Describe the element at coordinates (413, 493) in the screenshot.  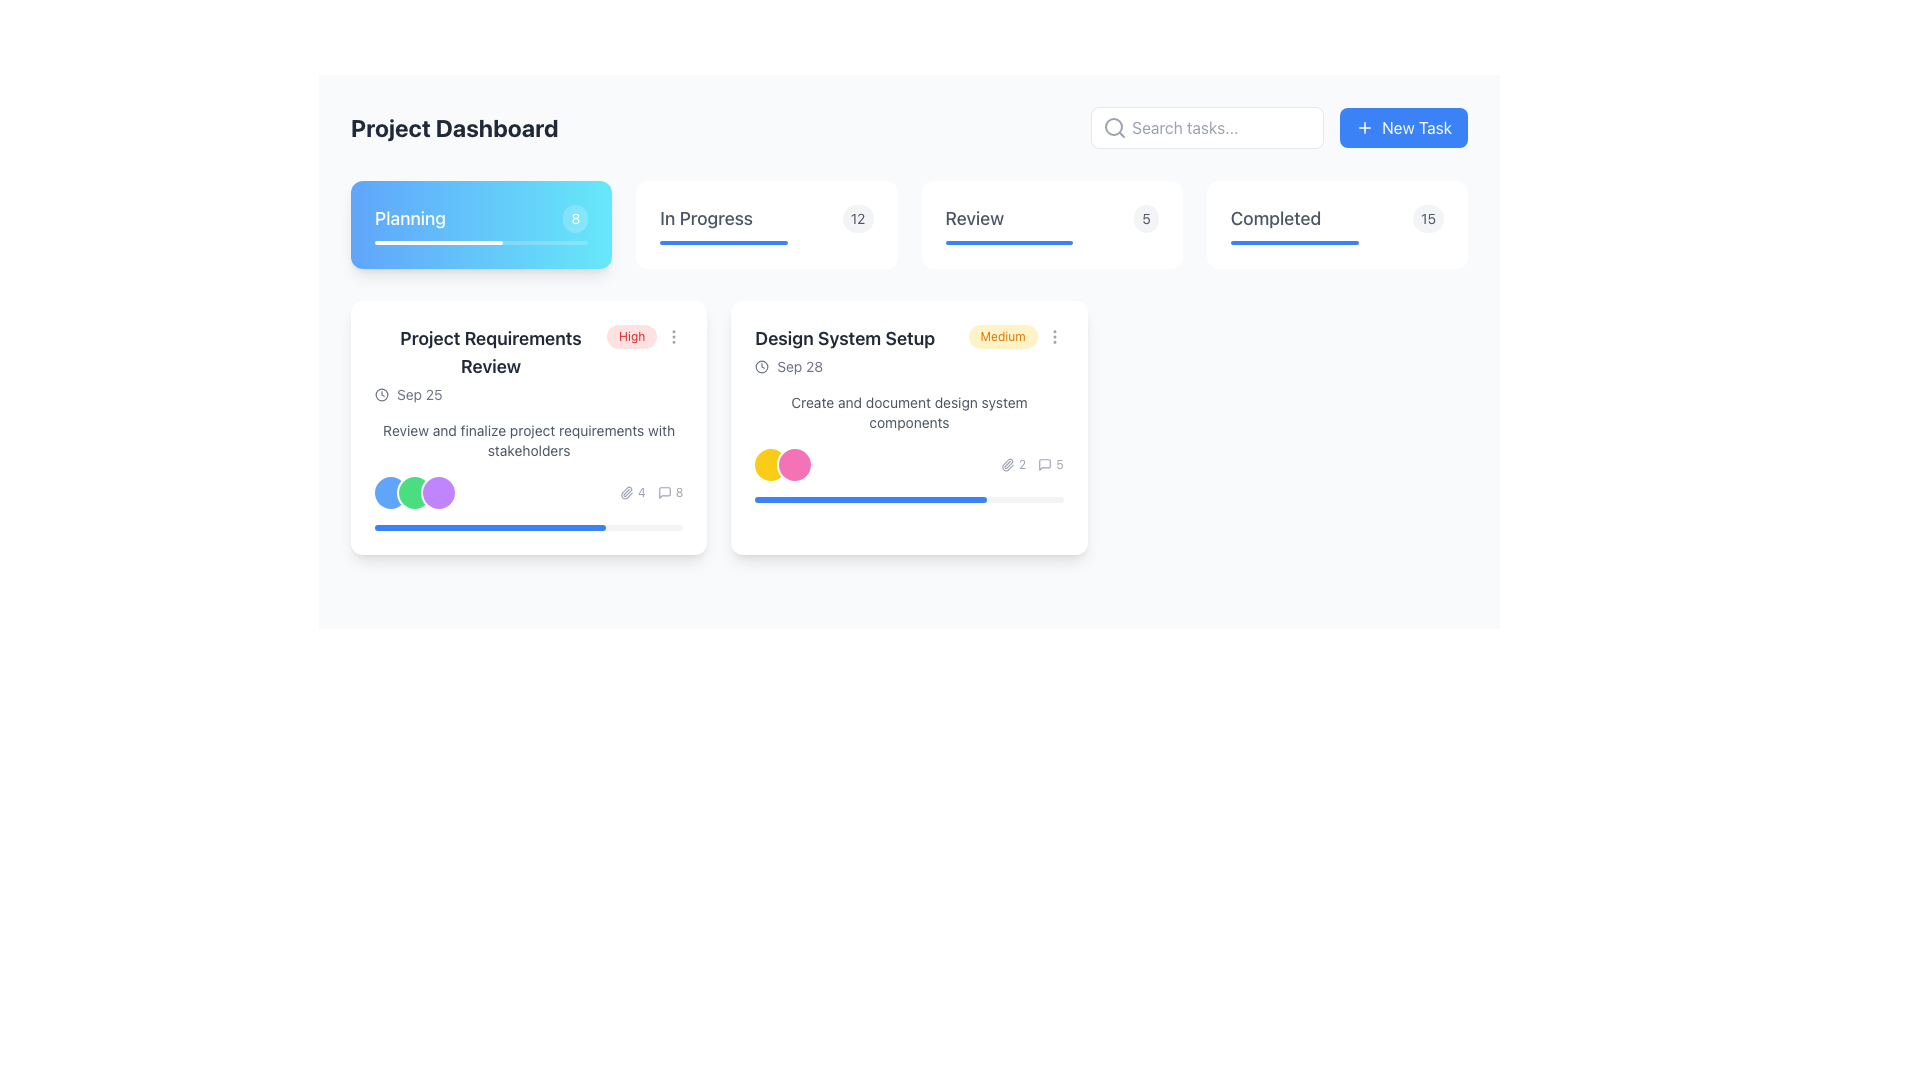
I see `the Avatar group consisting of three overlapping circular avatars in blue, green, and purple, located at the bottom-left of the 'Project Requirements Review' task card` at that location.